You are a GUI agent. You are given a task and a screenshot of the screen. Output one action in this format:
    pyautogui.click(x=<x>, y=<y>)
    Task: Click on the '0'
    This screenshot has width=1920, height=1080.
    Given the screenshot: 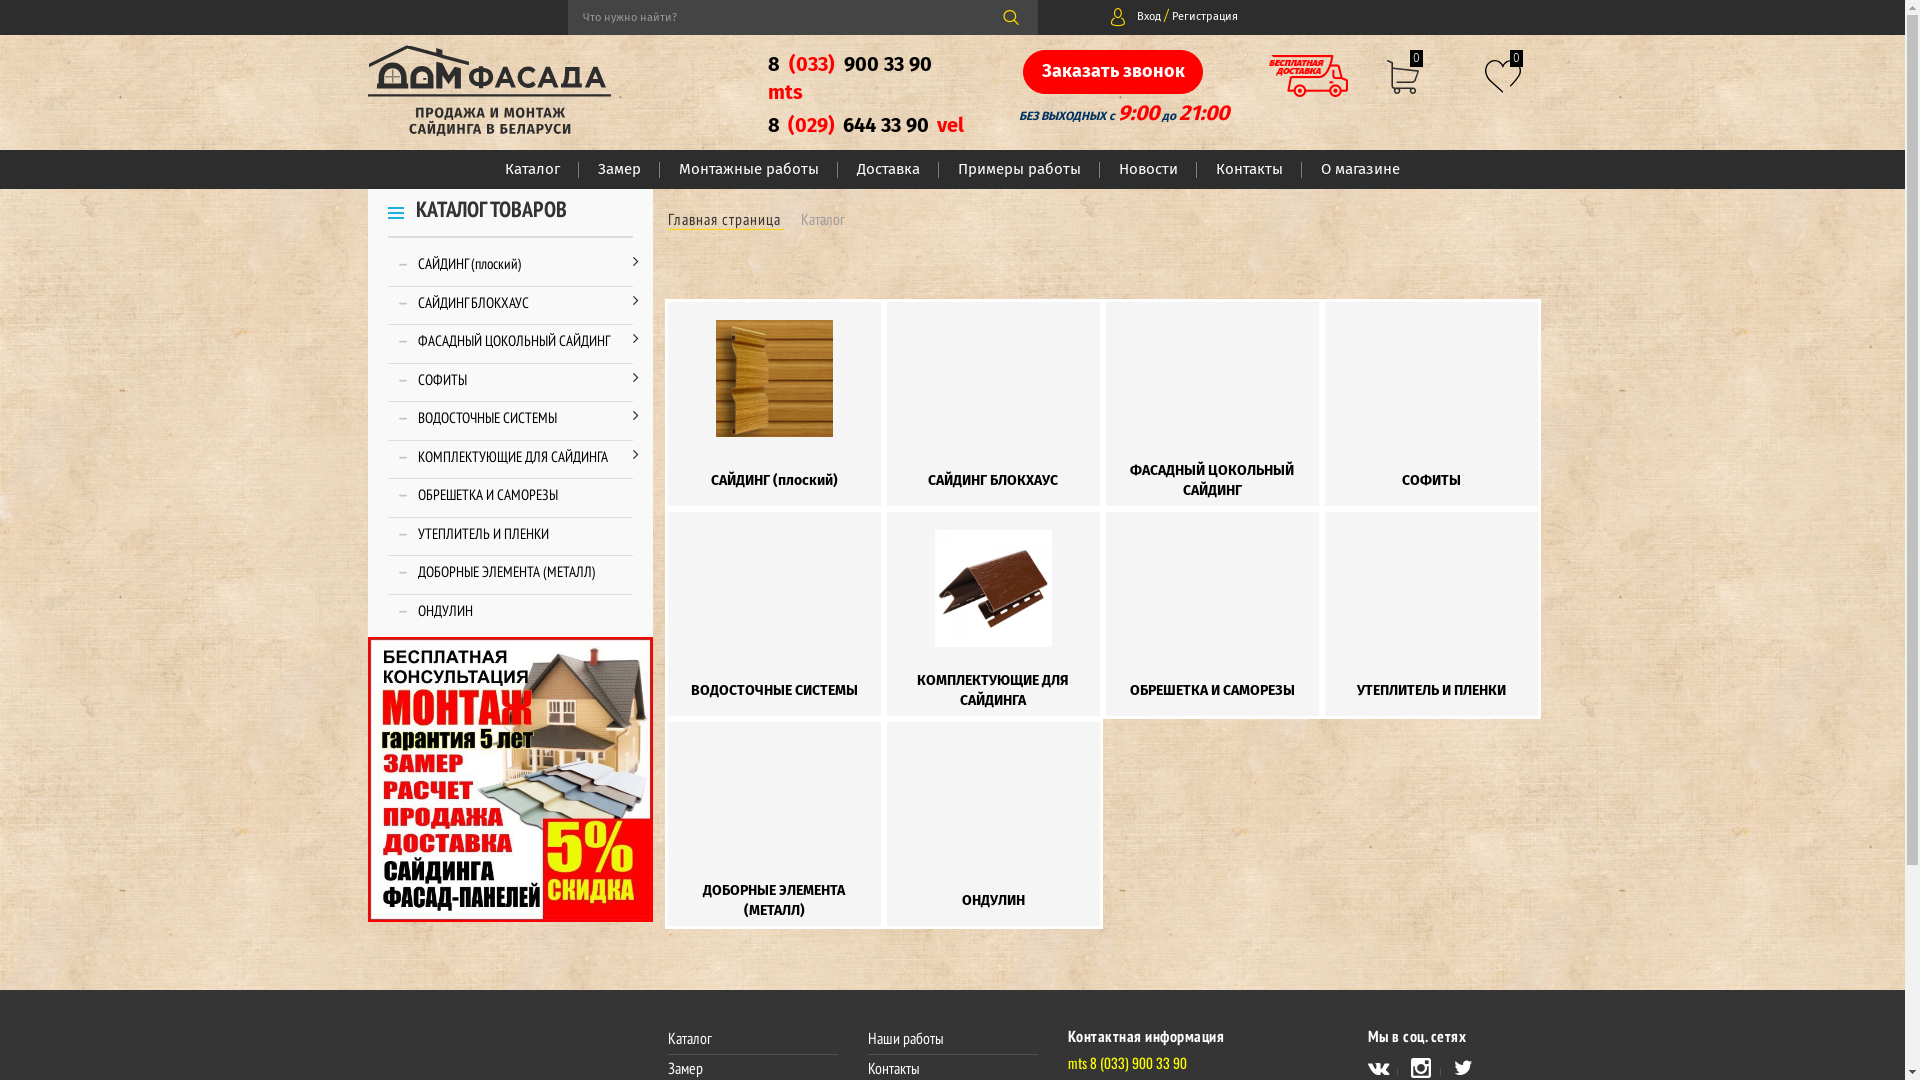 What is the action you would take?
    pyautogui.click(x=1502, y=68)
    